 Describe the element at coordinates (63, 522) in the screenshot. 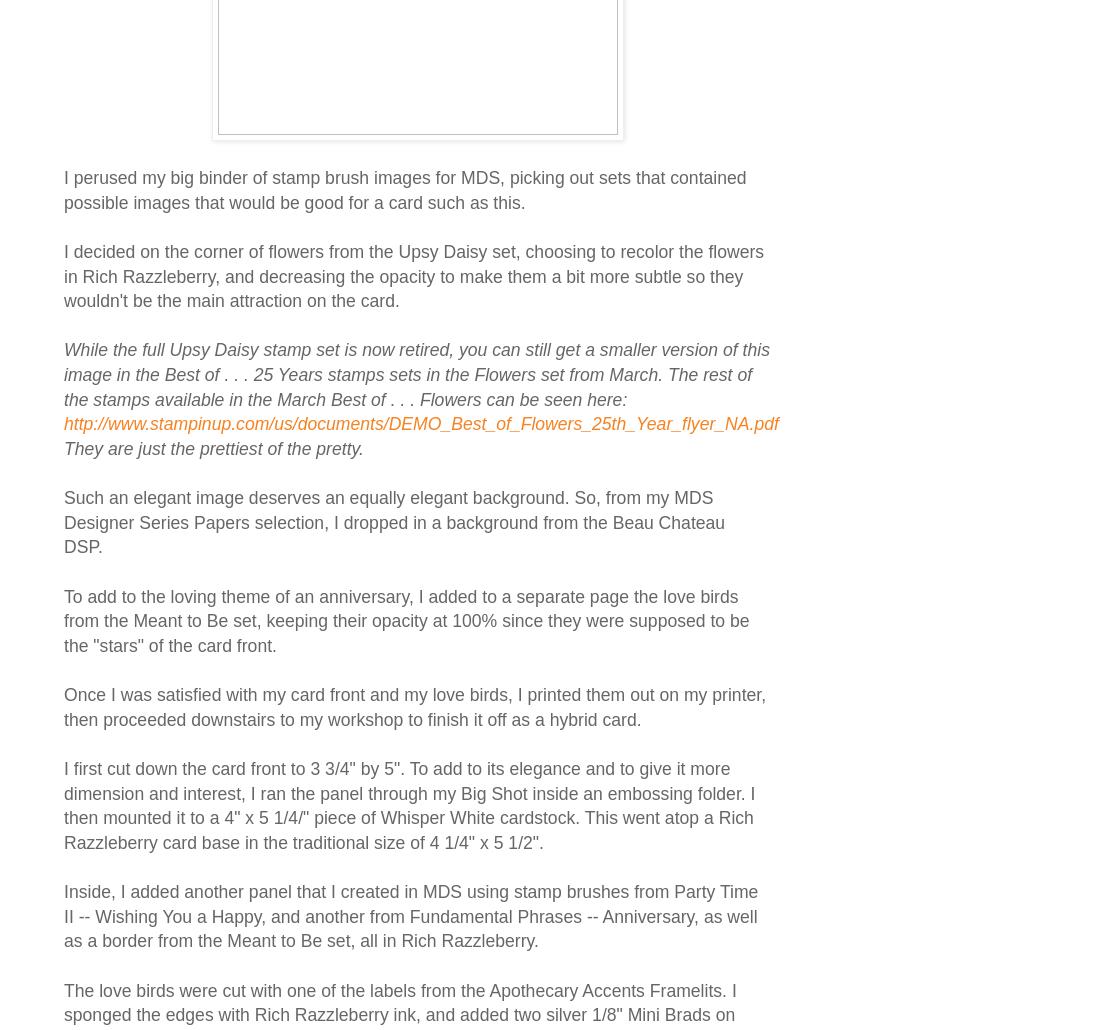

I see `'Such an elegant image deserves an equally elegant background. So, from my MDS Designer Series Papers selection, I dropped in a background from the Beau Chateau DSP.'` at that location.